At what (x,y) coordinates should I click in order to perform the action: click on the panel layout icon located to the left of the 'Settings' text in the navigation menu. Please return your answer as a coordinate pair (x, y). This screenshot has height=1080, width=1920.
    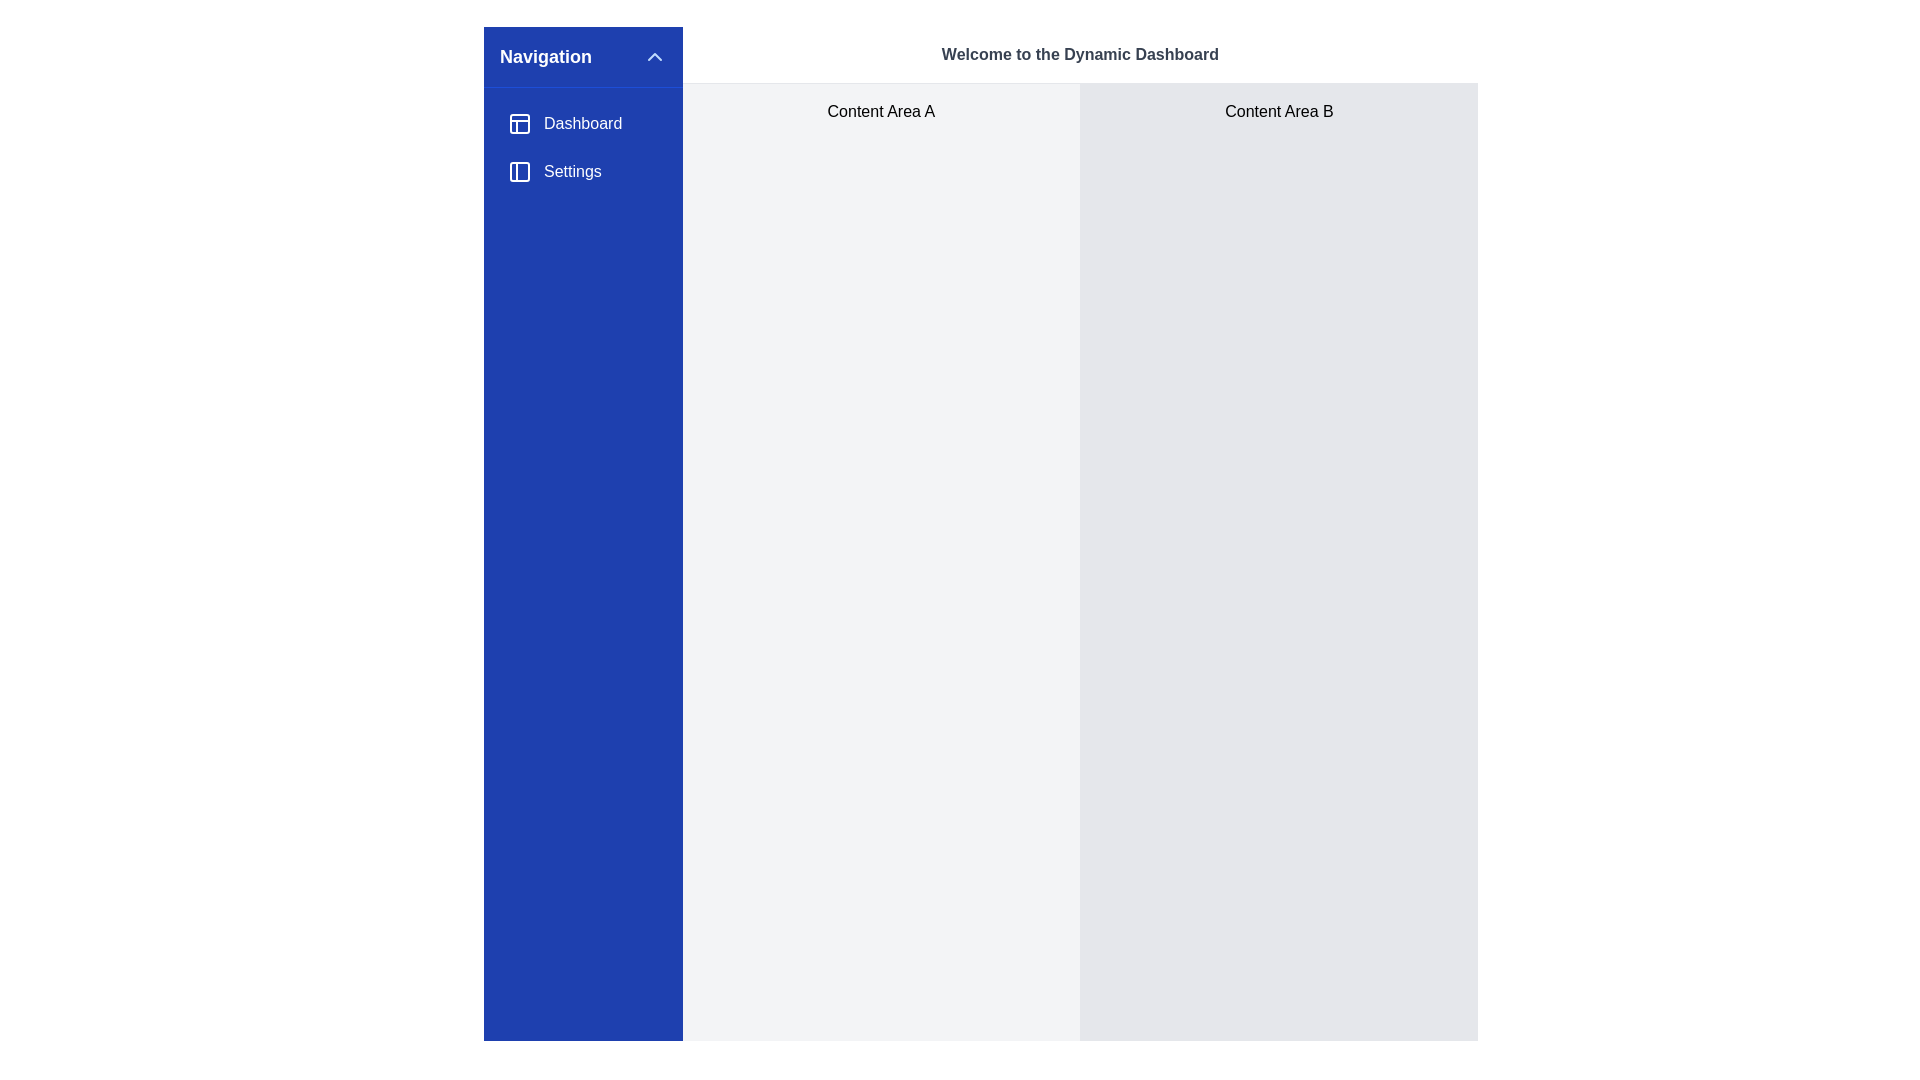
    Looking at the image, I should click on (519, 171).